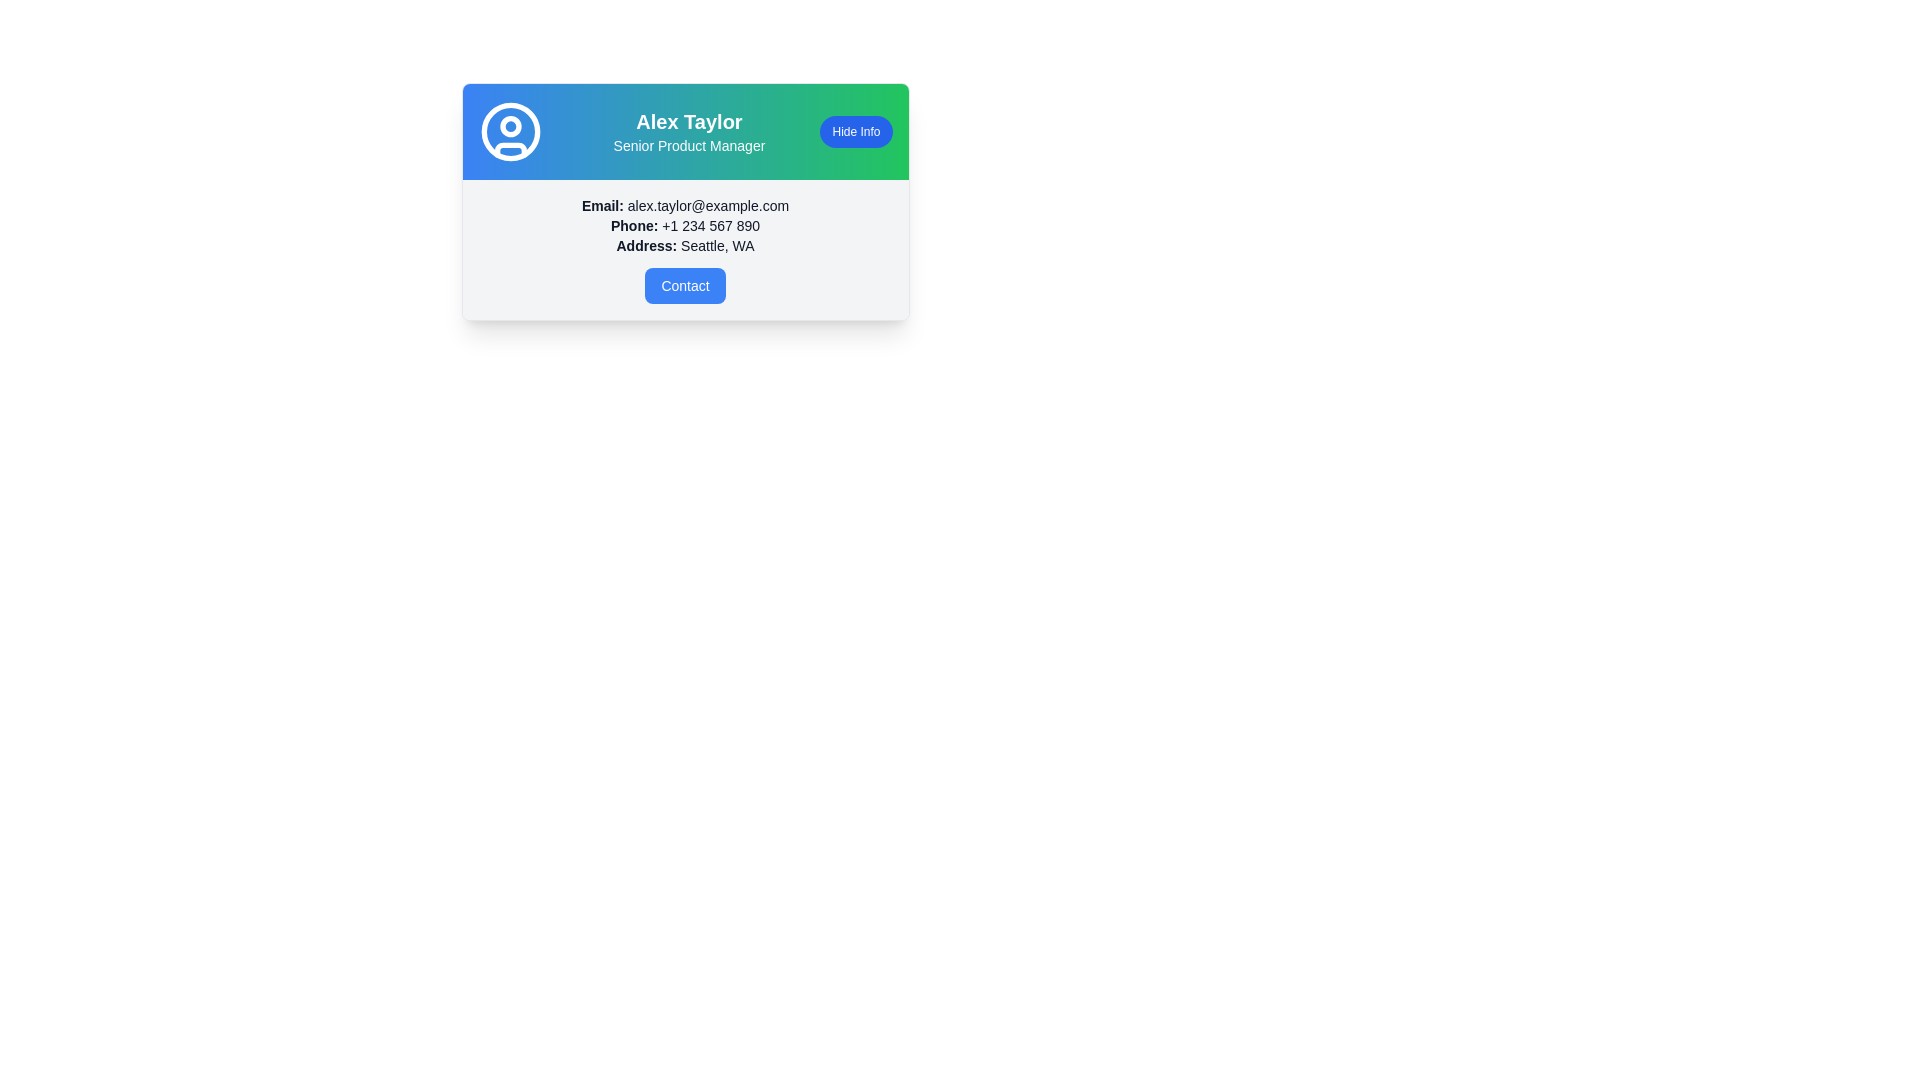 The height and width of the screenshot is (1080, 1920). I want to click on text content of the Text Label indicating the professional title of 'Alex Taylor', which is positioned directly below the name 'Alex Taylor' in the upper section of the card layout, so click(689, 145).